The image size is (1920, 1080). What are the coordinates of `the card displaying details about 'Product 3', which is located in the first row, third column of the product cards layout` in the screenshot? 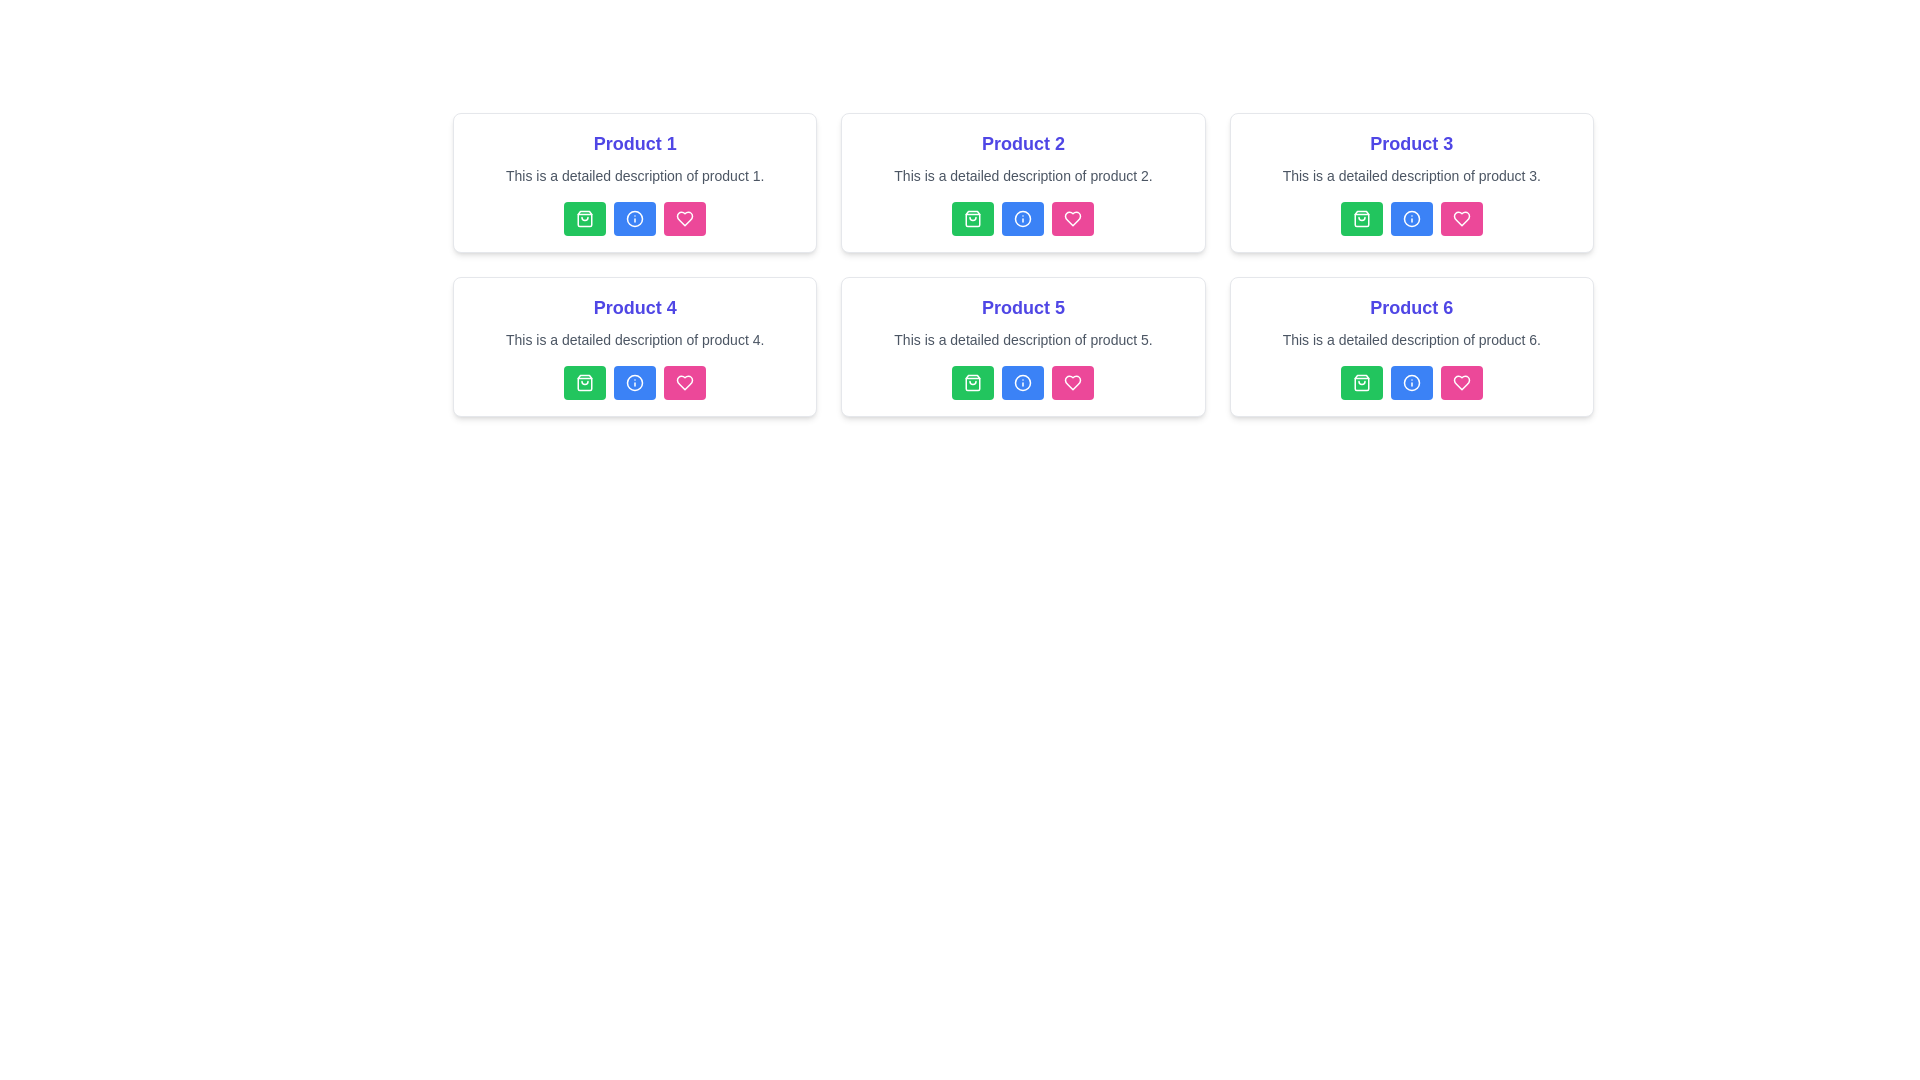 It's located at (1410, 182).